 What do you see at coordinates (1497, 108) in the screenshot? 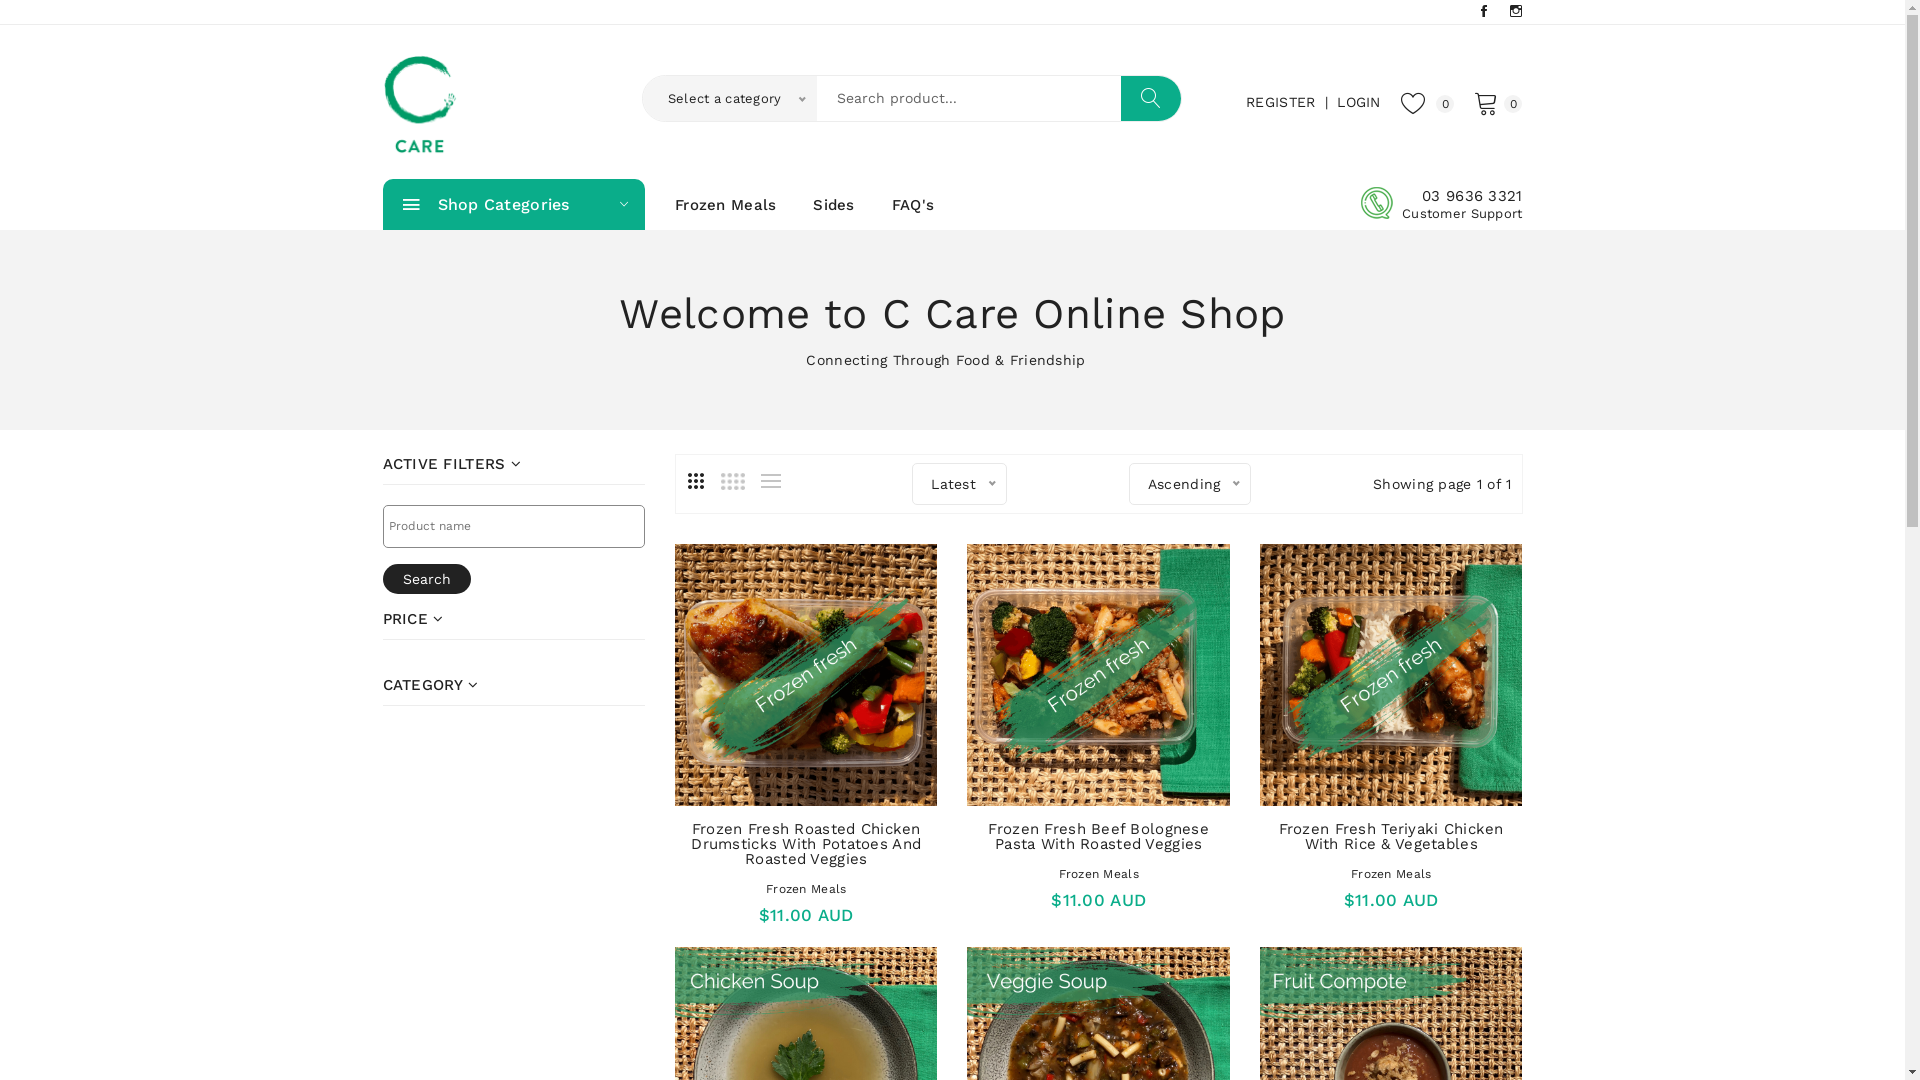
I see `'0'` at bounding box center [1497, 108].